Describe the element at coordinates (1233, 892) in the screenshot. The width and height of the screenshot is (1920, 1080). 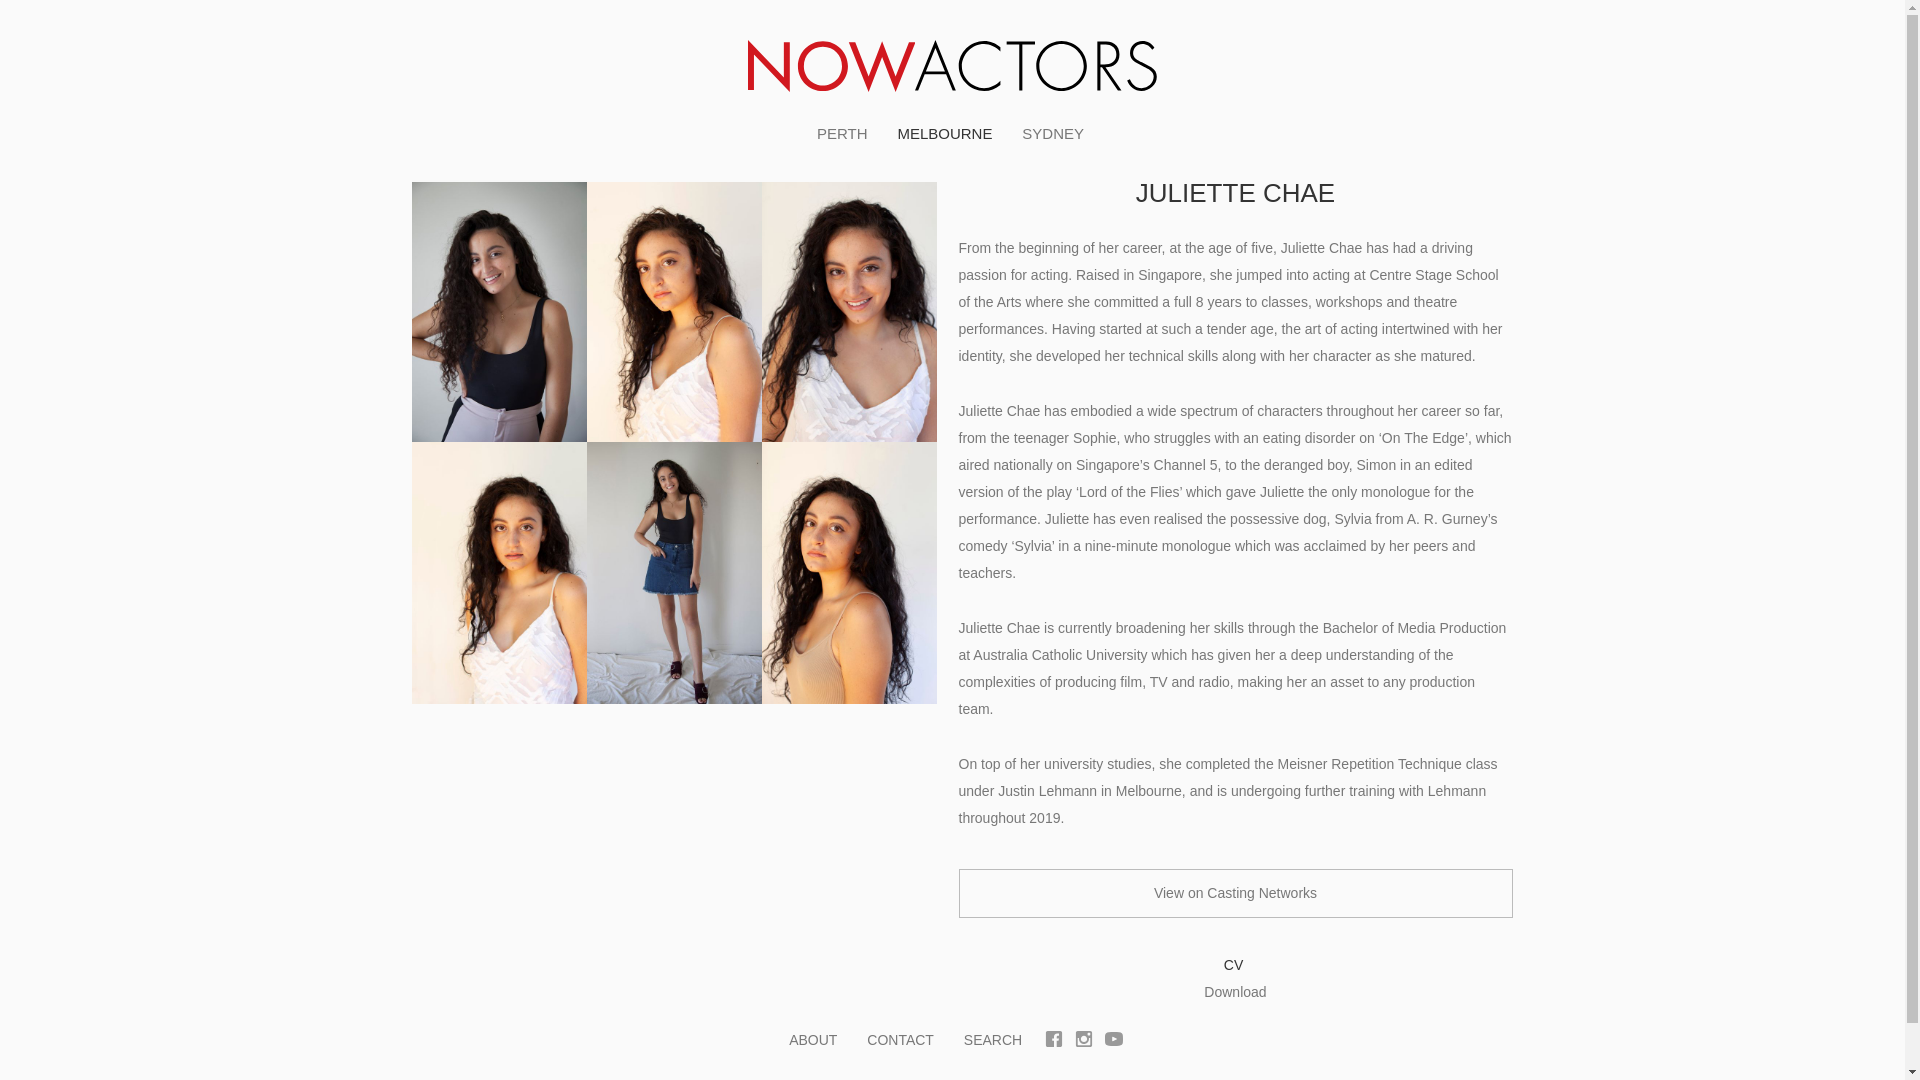
I see `'View on Casting Networks'` at that location.